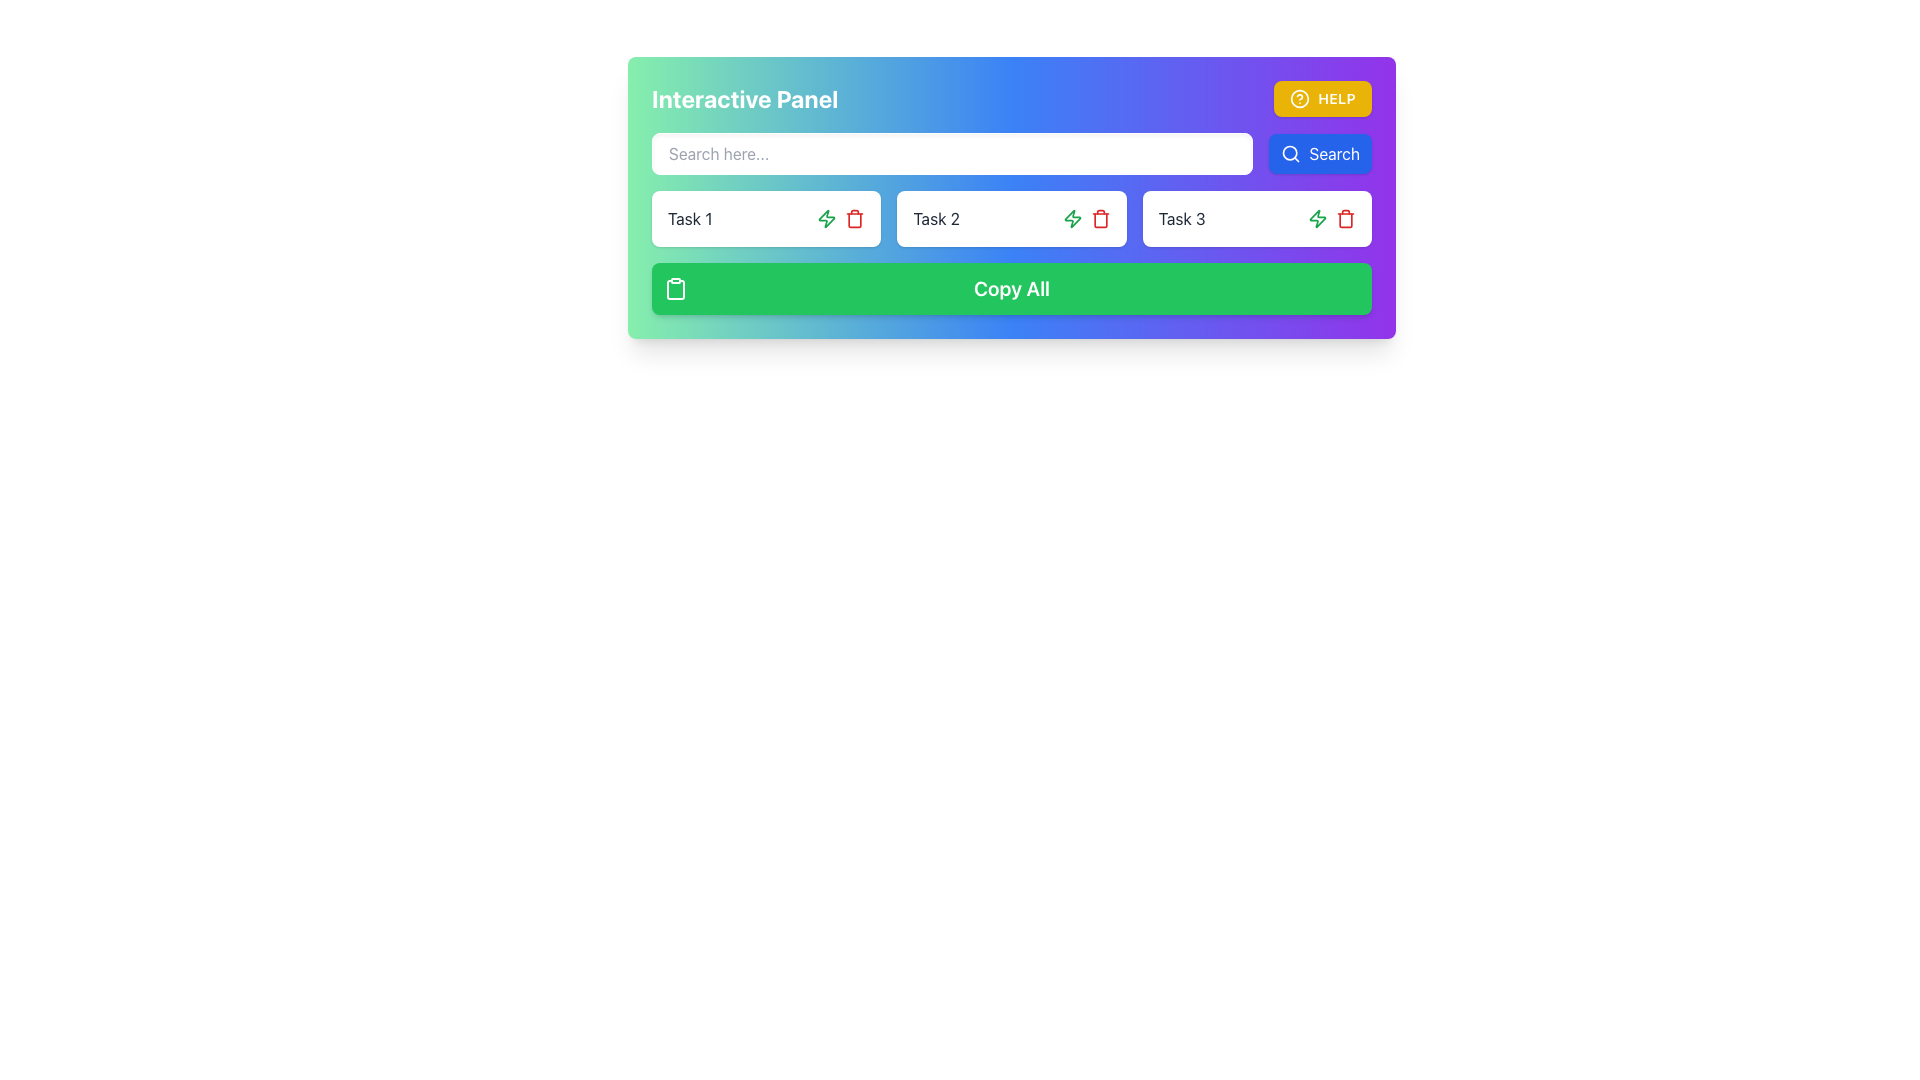 This screenshot has width=1920, height=1080. What do you see at coordinates (855, 219) in the screenshot?
I see `the delete icon located in the 'Task 2' section` at bounding box center [855, 219].